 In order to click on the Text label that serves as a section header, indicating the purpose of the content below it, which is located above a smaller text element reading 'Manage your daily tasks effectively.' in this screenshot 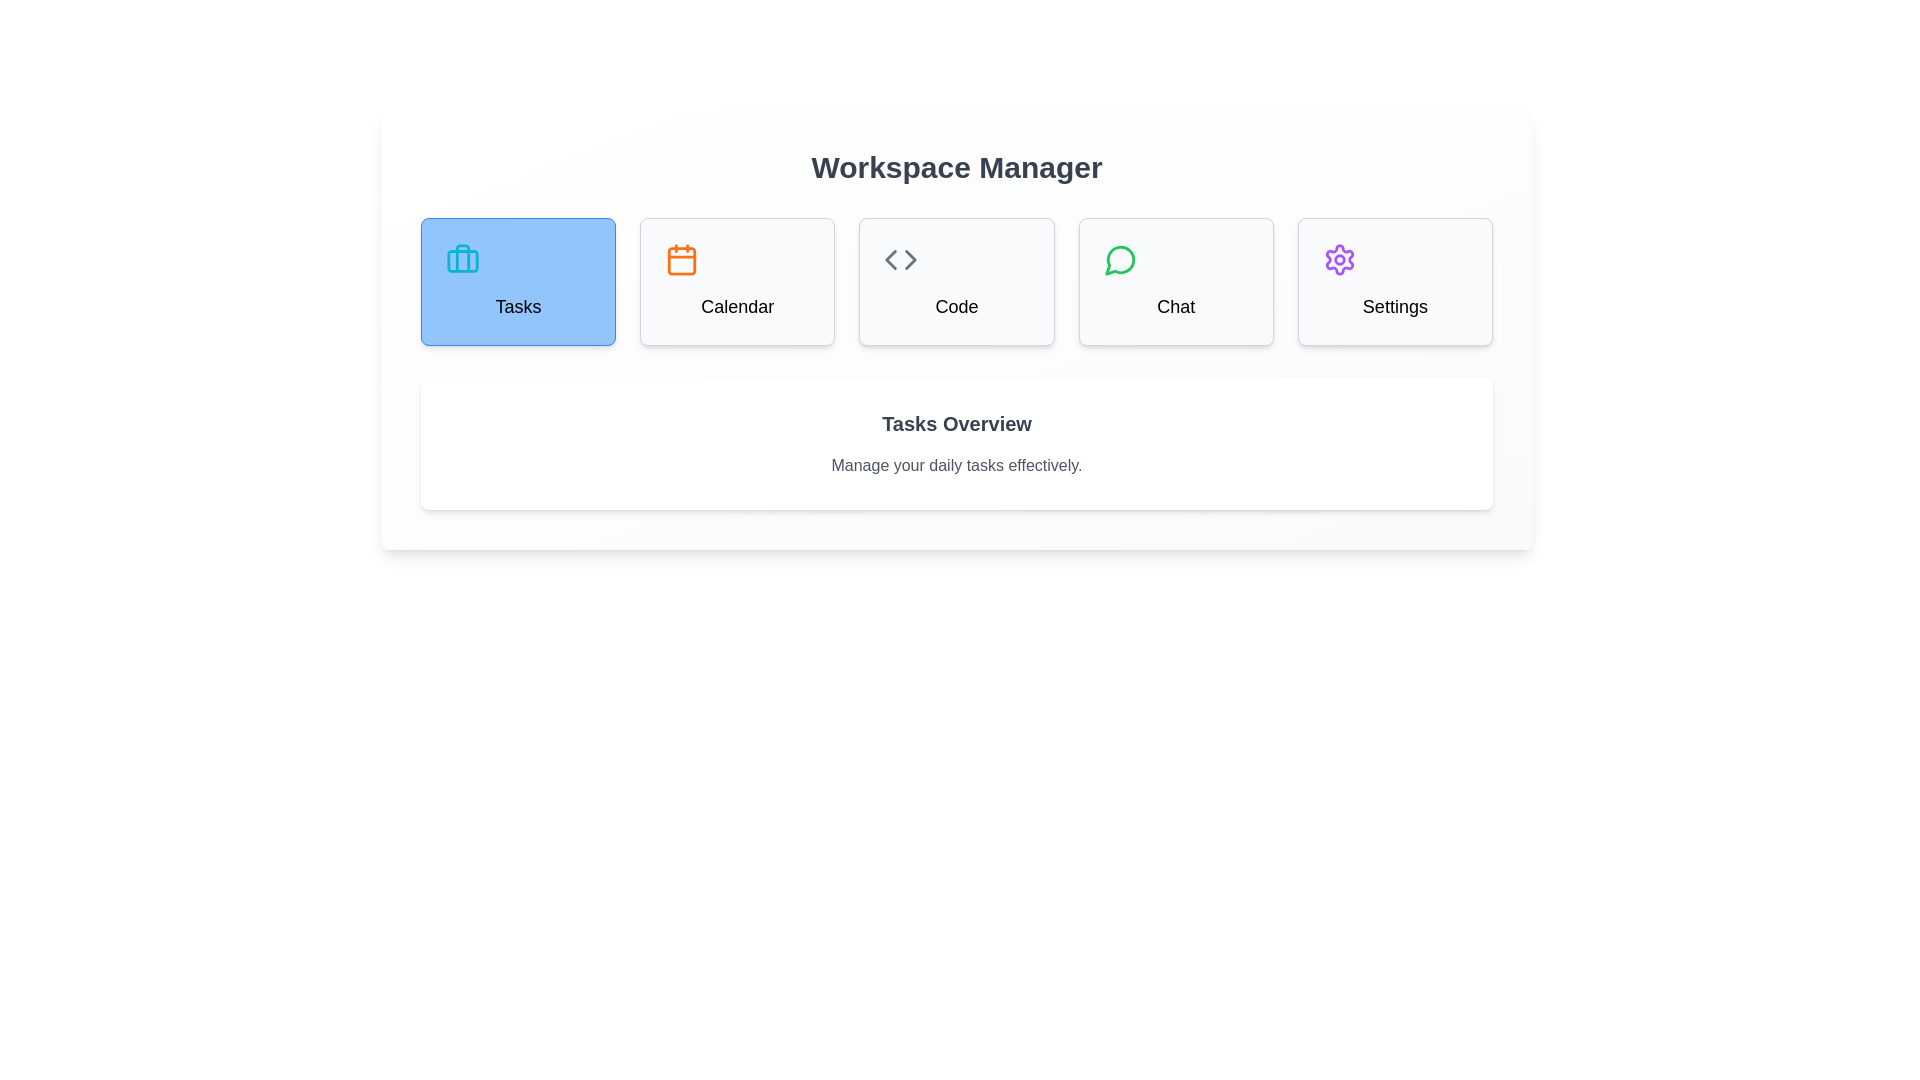, I will do `click(955, 423)`.